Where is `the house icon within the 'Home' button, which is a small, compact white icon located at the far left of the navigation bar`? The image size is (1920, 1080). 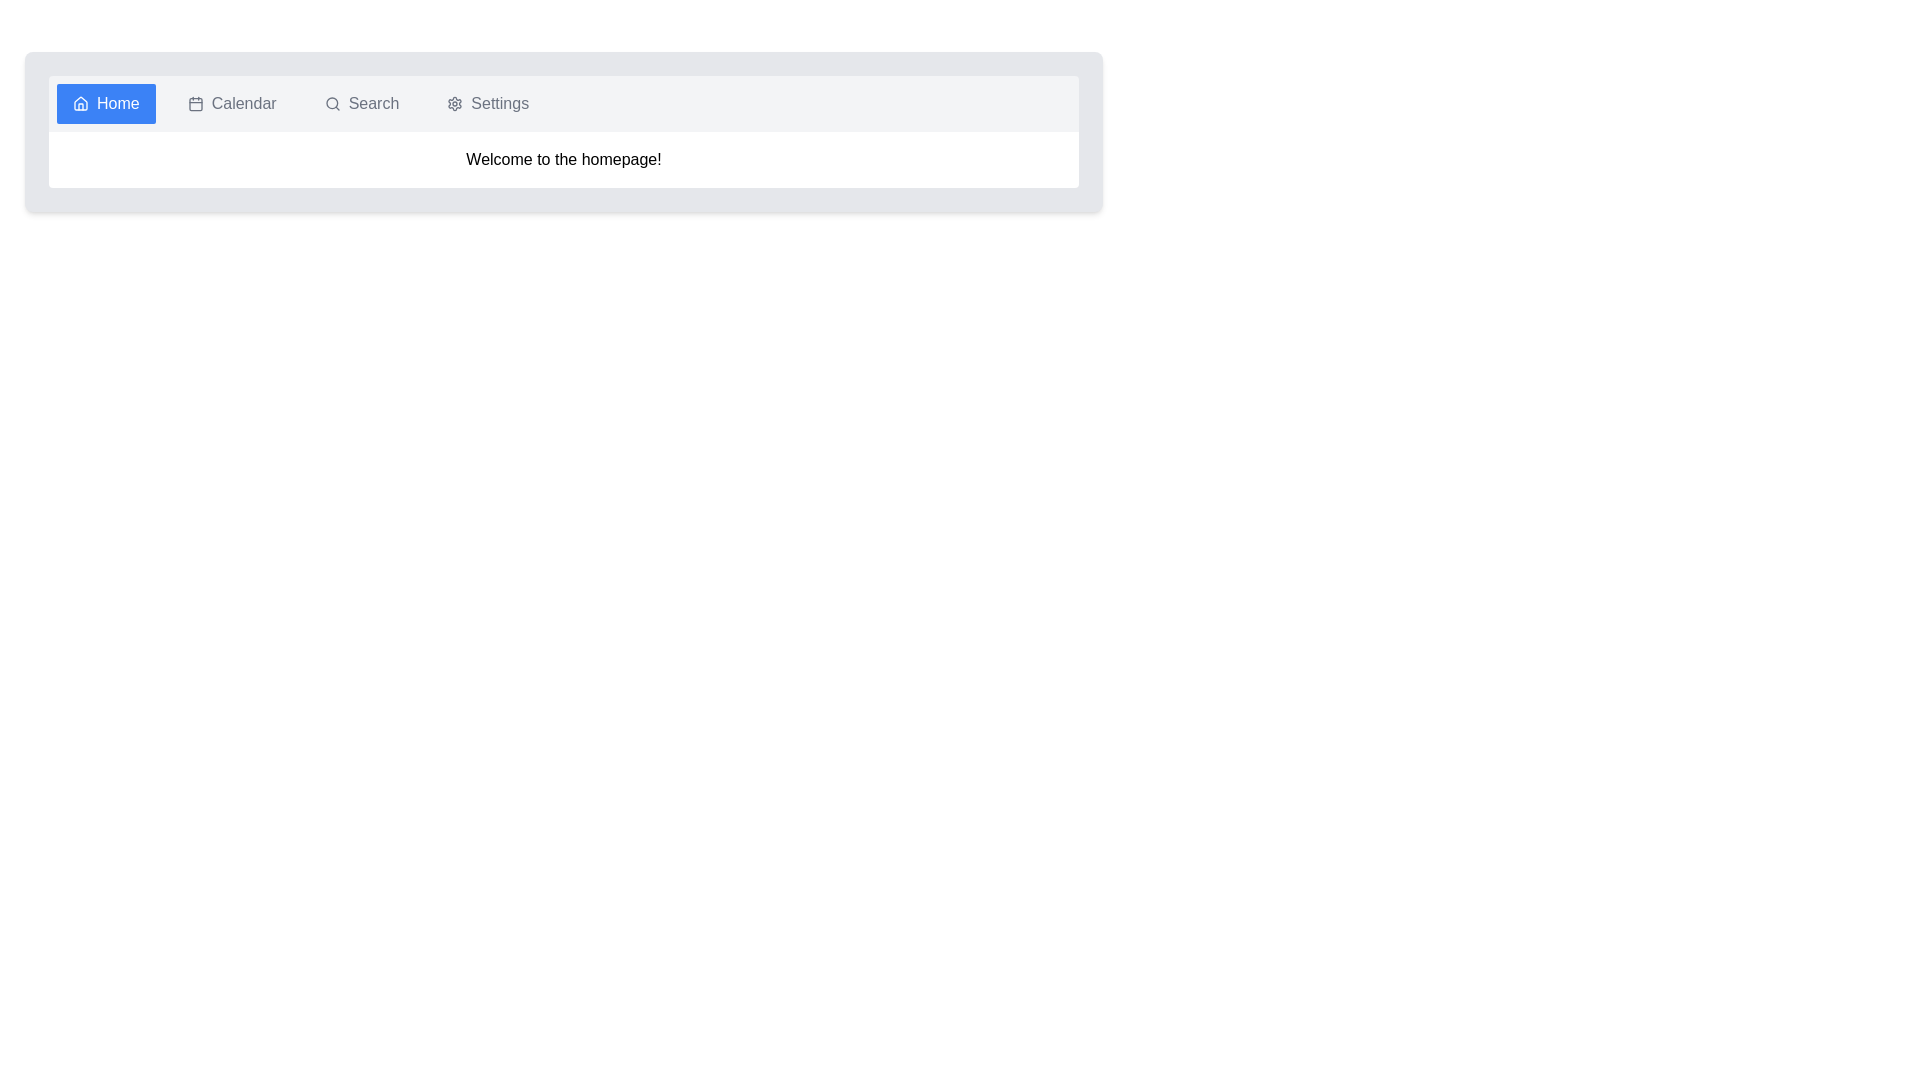 the house icon within the 'Home' button, which is a small, compact white icon located at the far left of the navigation bar is located at coordinates (80, 104).